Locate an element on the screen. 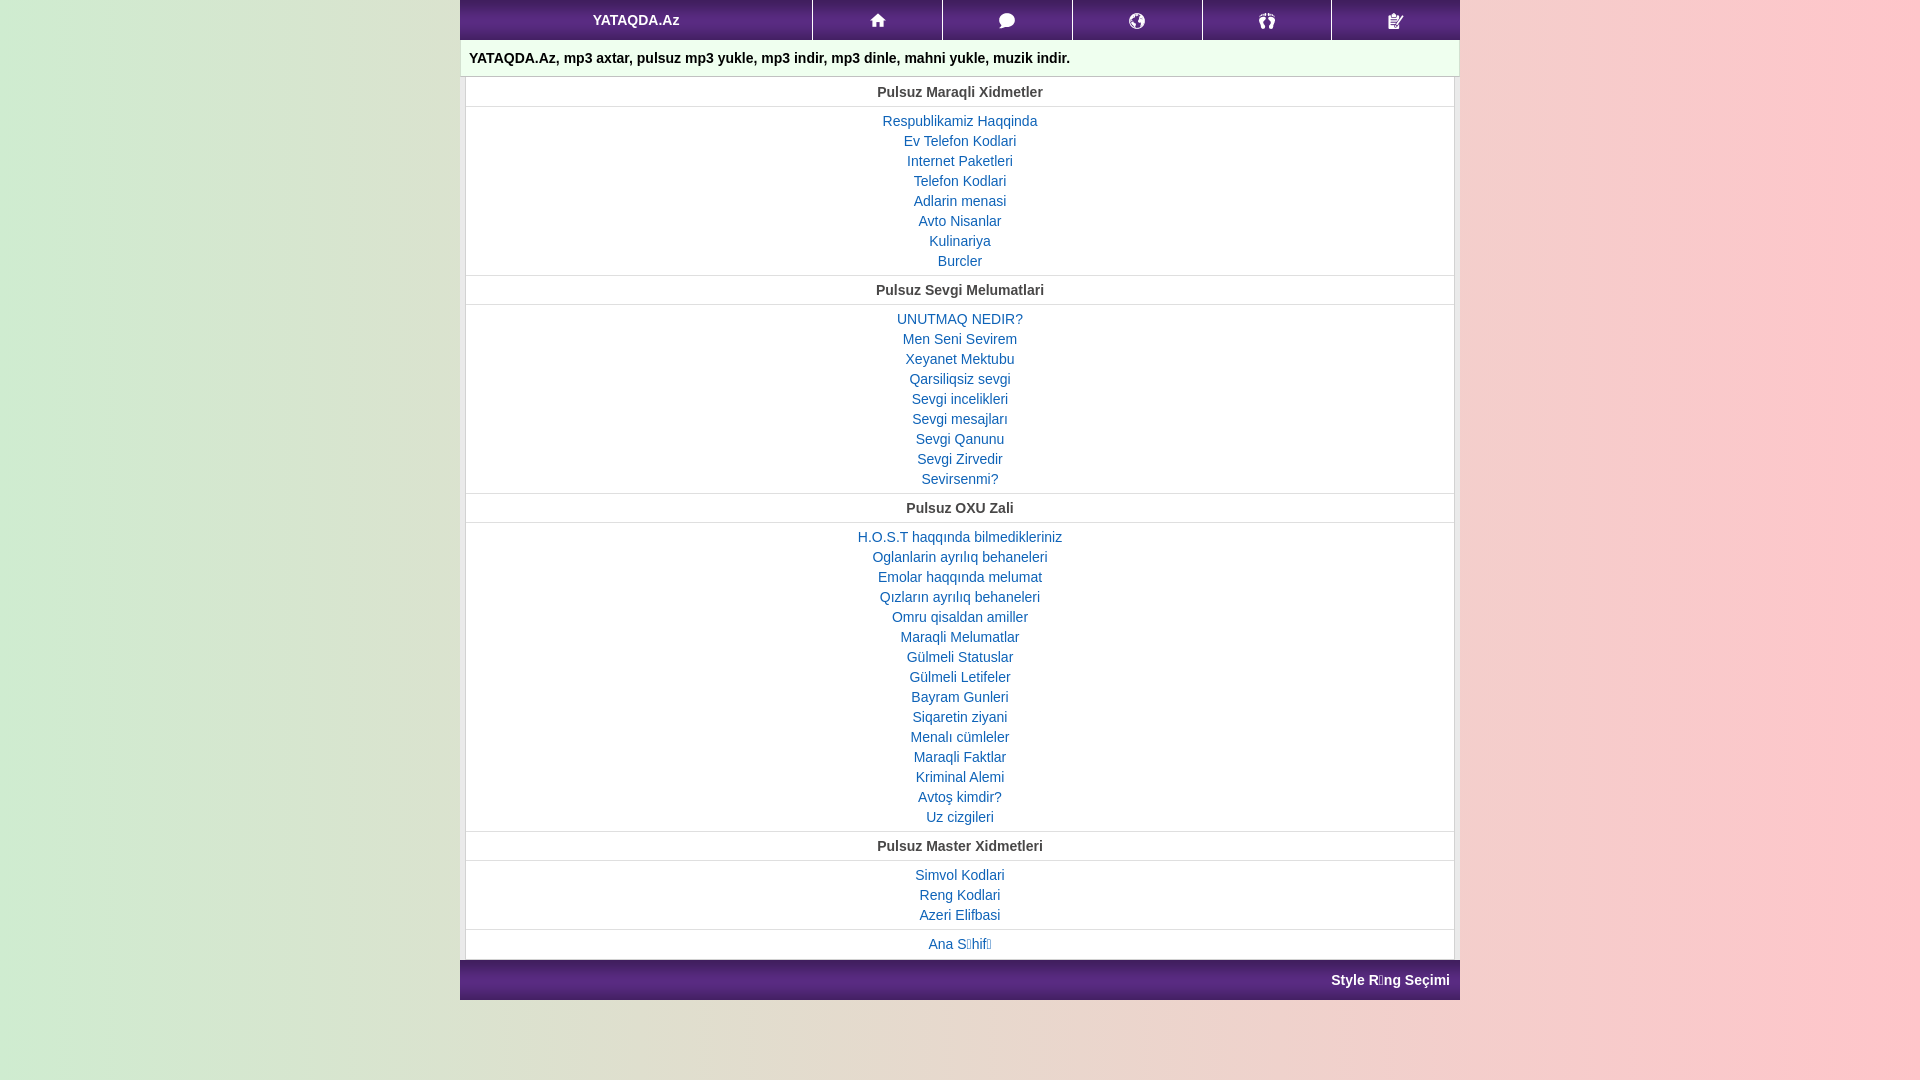  'Siqaretin ziyani' is located at coordinates (911, 716).